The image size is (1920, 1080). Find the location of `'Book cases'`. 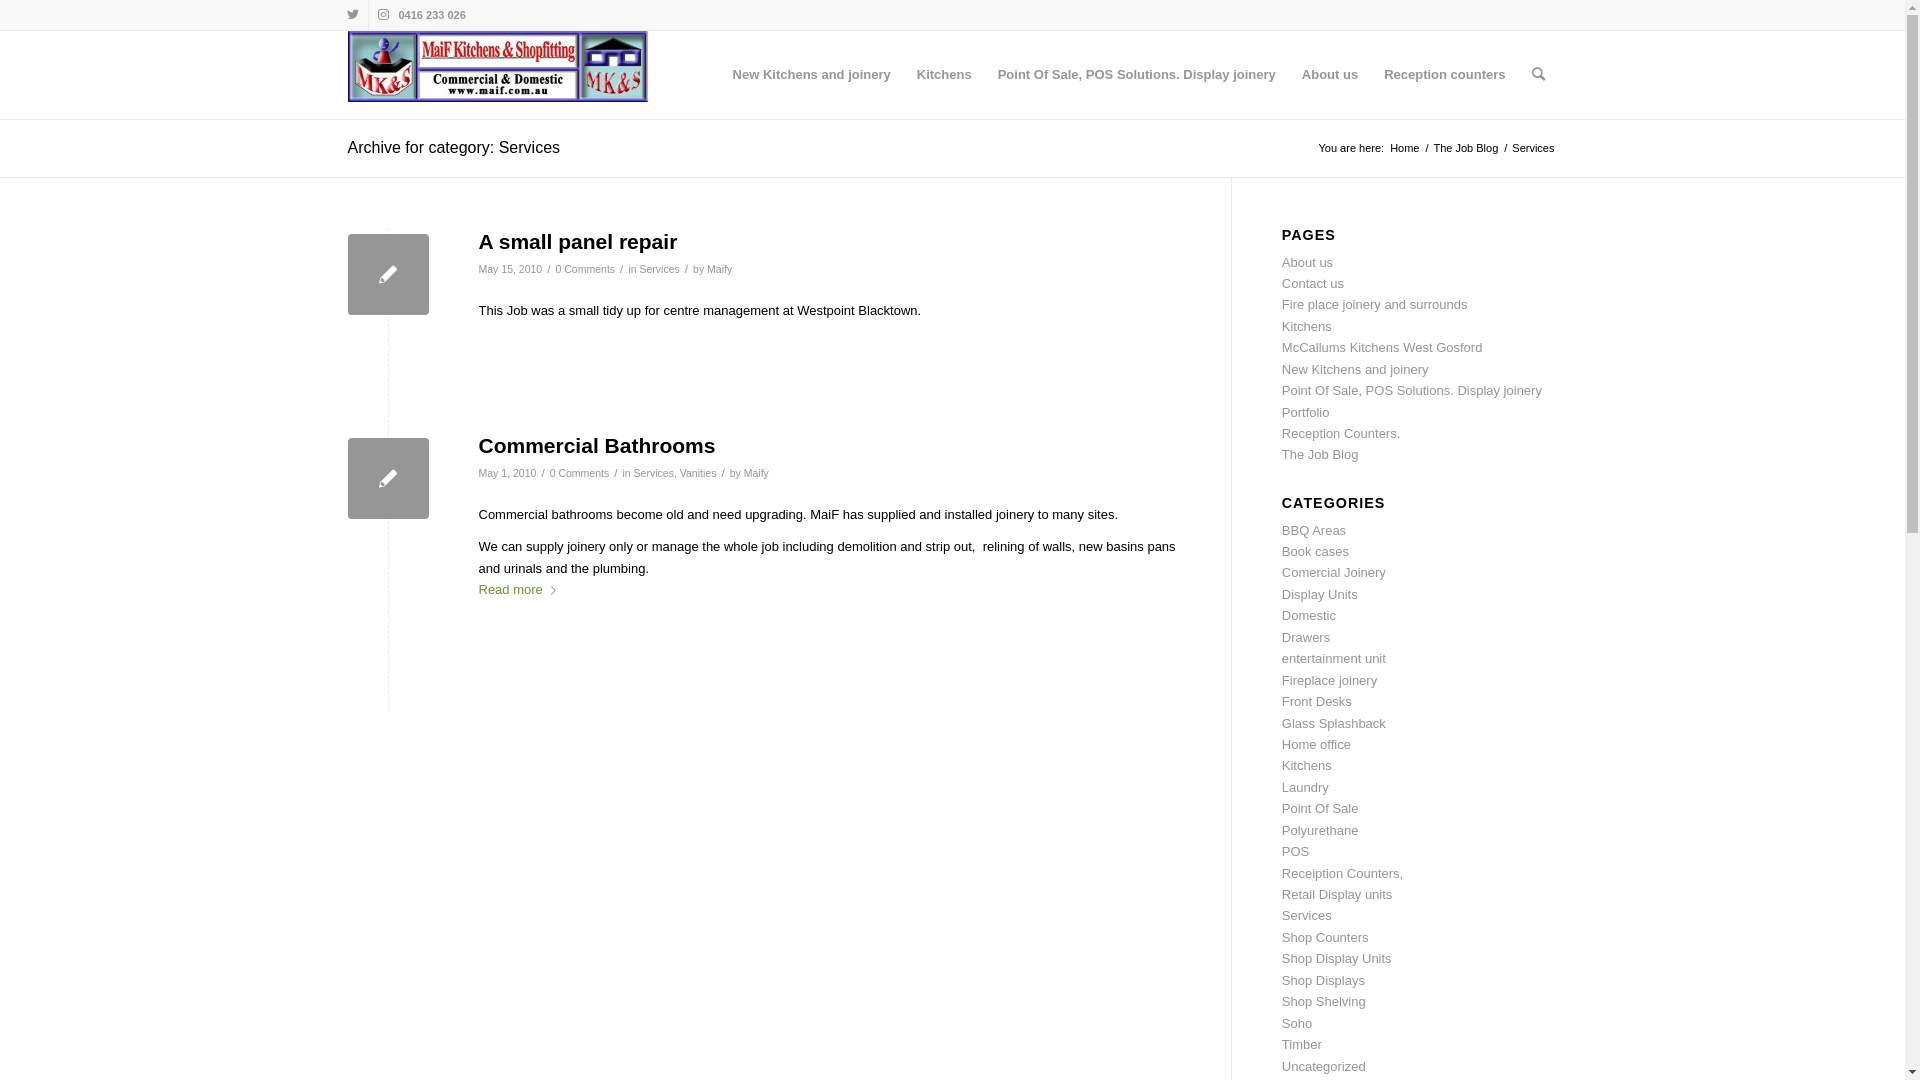

'Book cases' is located at coordinates (1315, 551).